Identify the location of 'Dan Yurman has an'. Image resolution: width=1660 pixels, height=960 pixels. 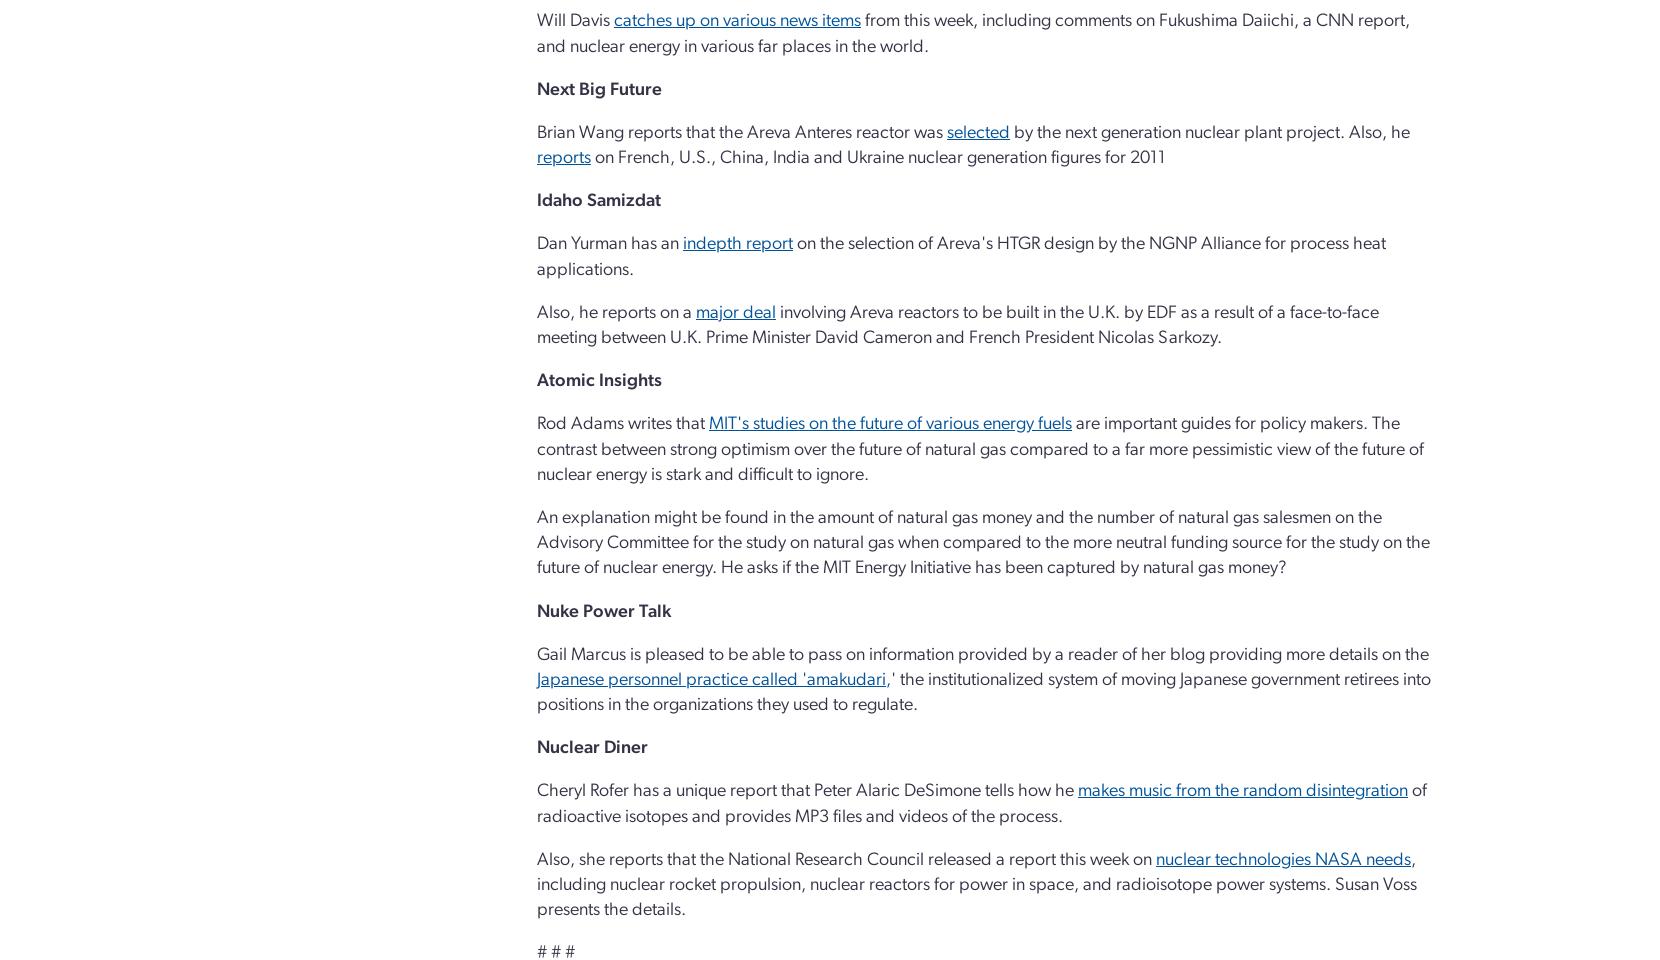
(610, 243).